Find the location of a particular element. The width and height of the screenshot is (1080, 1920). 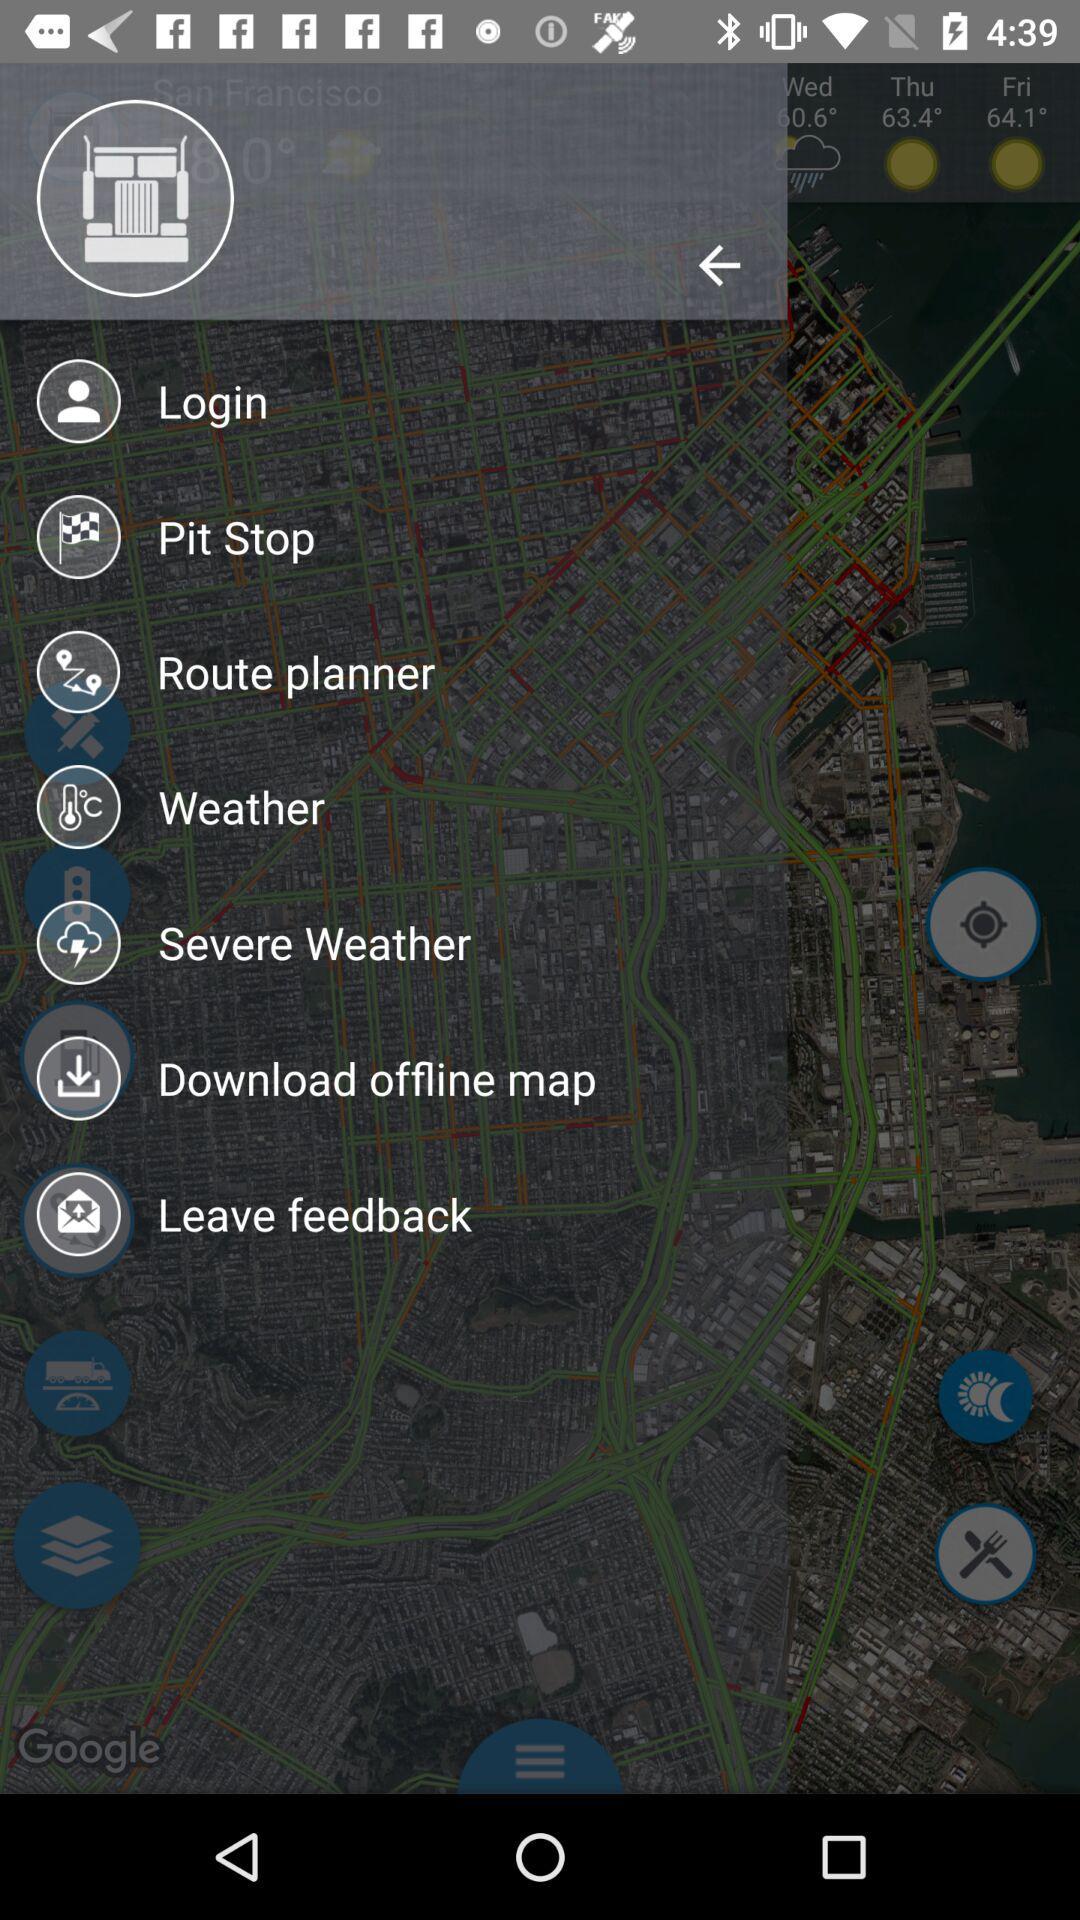

the menu icon is located at coordinates (540, 1749).